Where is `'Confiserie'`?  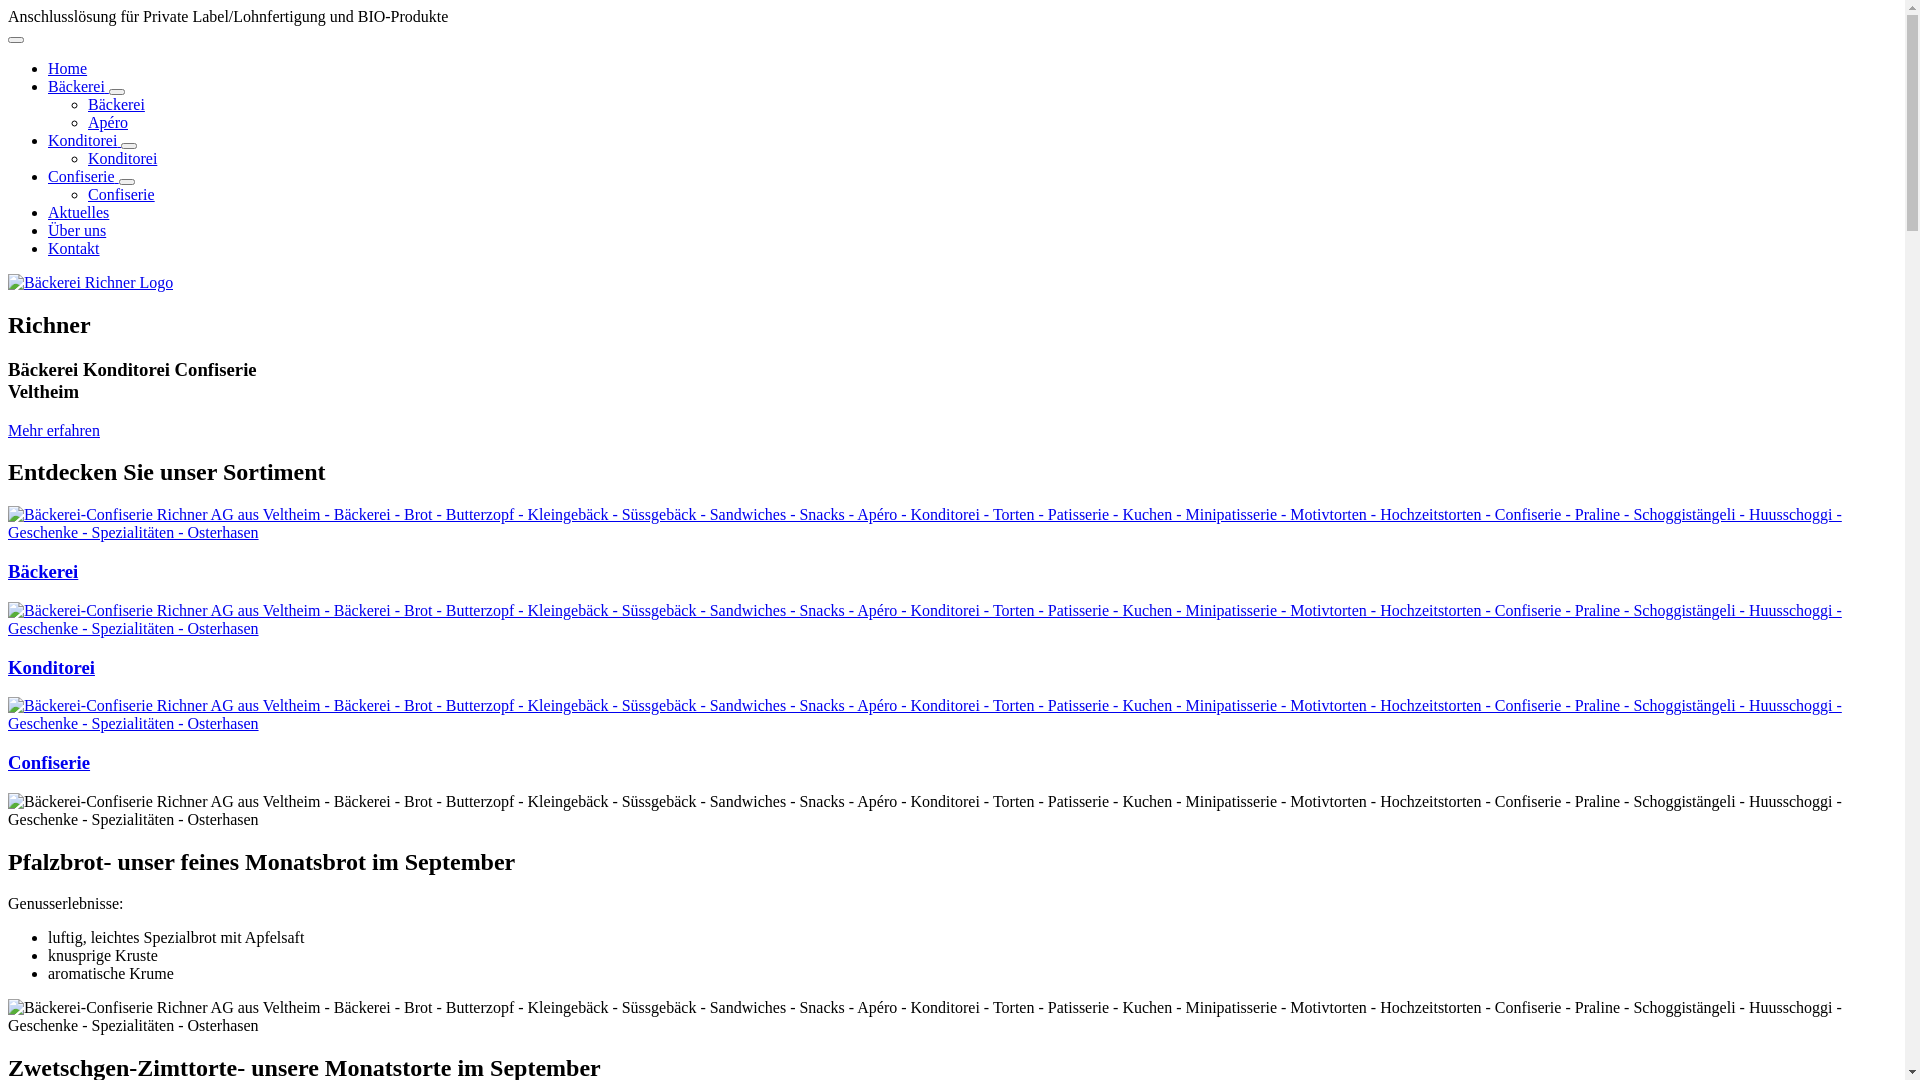
'Confiserie' is located at coordinates (120, 194).